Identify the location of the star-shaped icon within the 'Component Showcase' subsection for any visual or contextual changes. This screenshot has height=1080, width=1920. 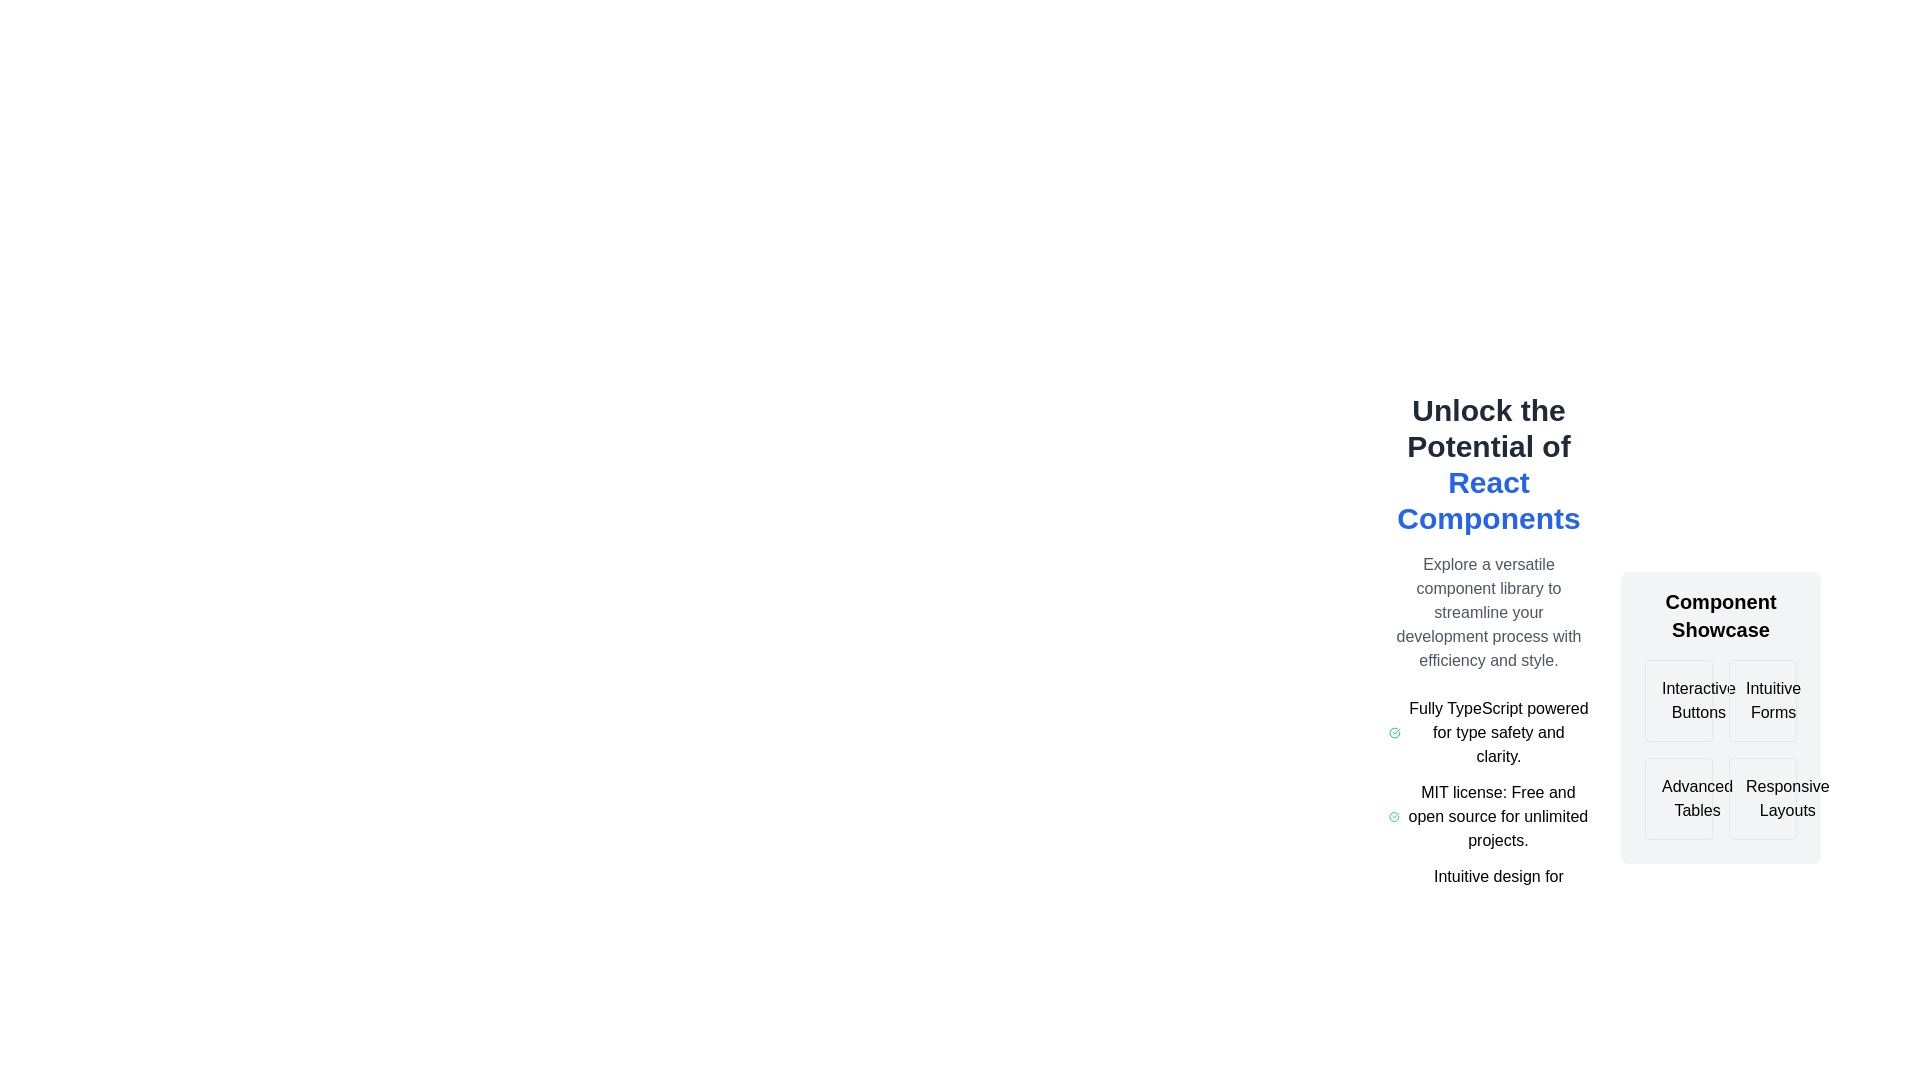
(1746, 699).